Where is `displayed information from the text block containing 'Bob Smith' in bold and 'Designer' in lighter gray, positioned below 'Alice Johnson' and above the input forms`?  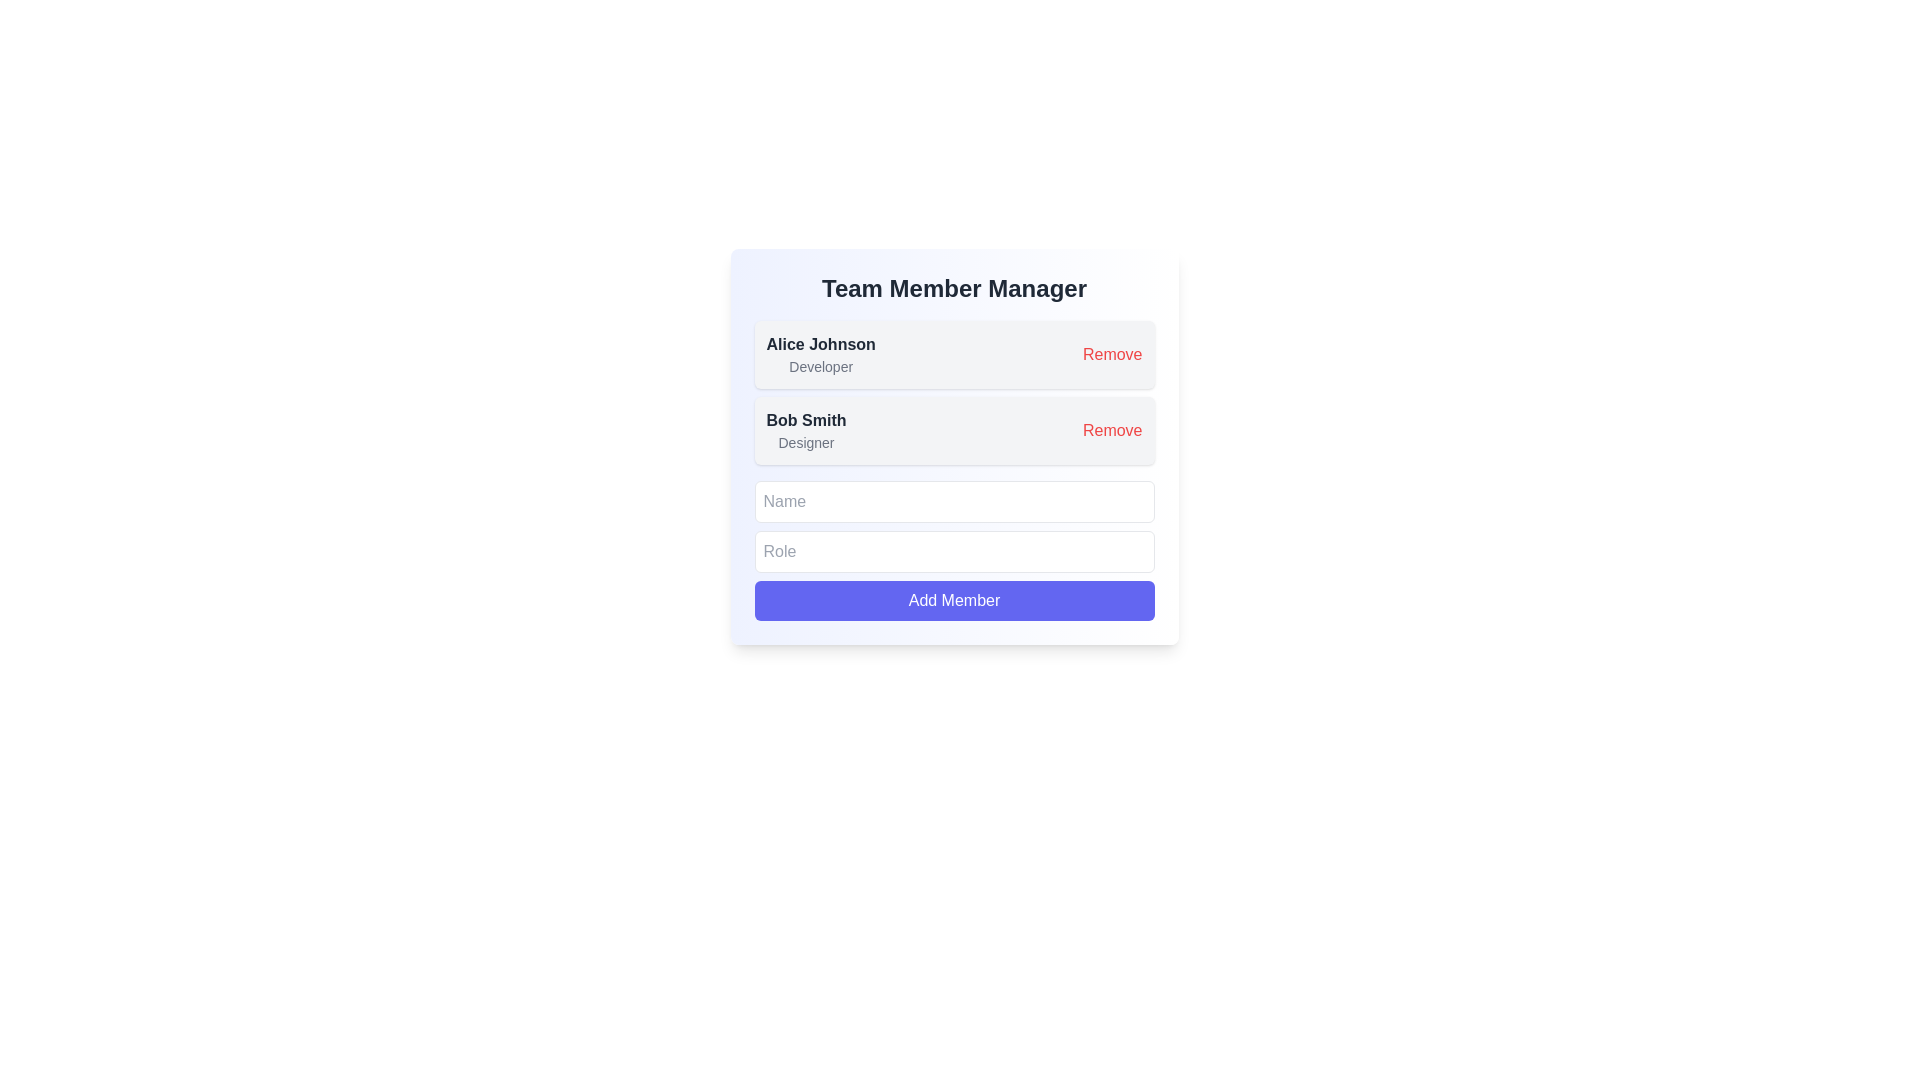
displayed information from the text block containing 'Bob Smith' in bold and 'Designer' in lighter gray, positioned below 'Alice Johnson' and above the input forms is located at coordinates (806, 430).